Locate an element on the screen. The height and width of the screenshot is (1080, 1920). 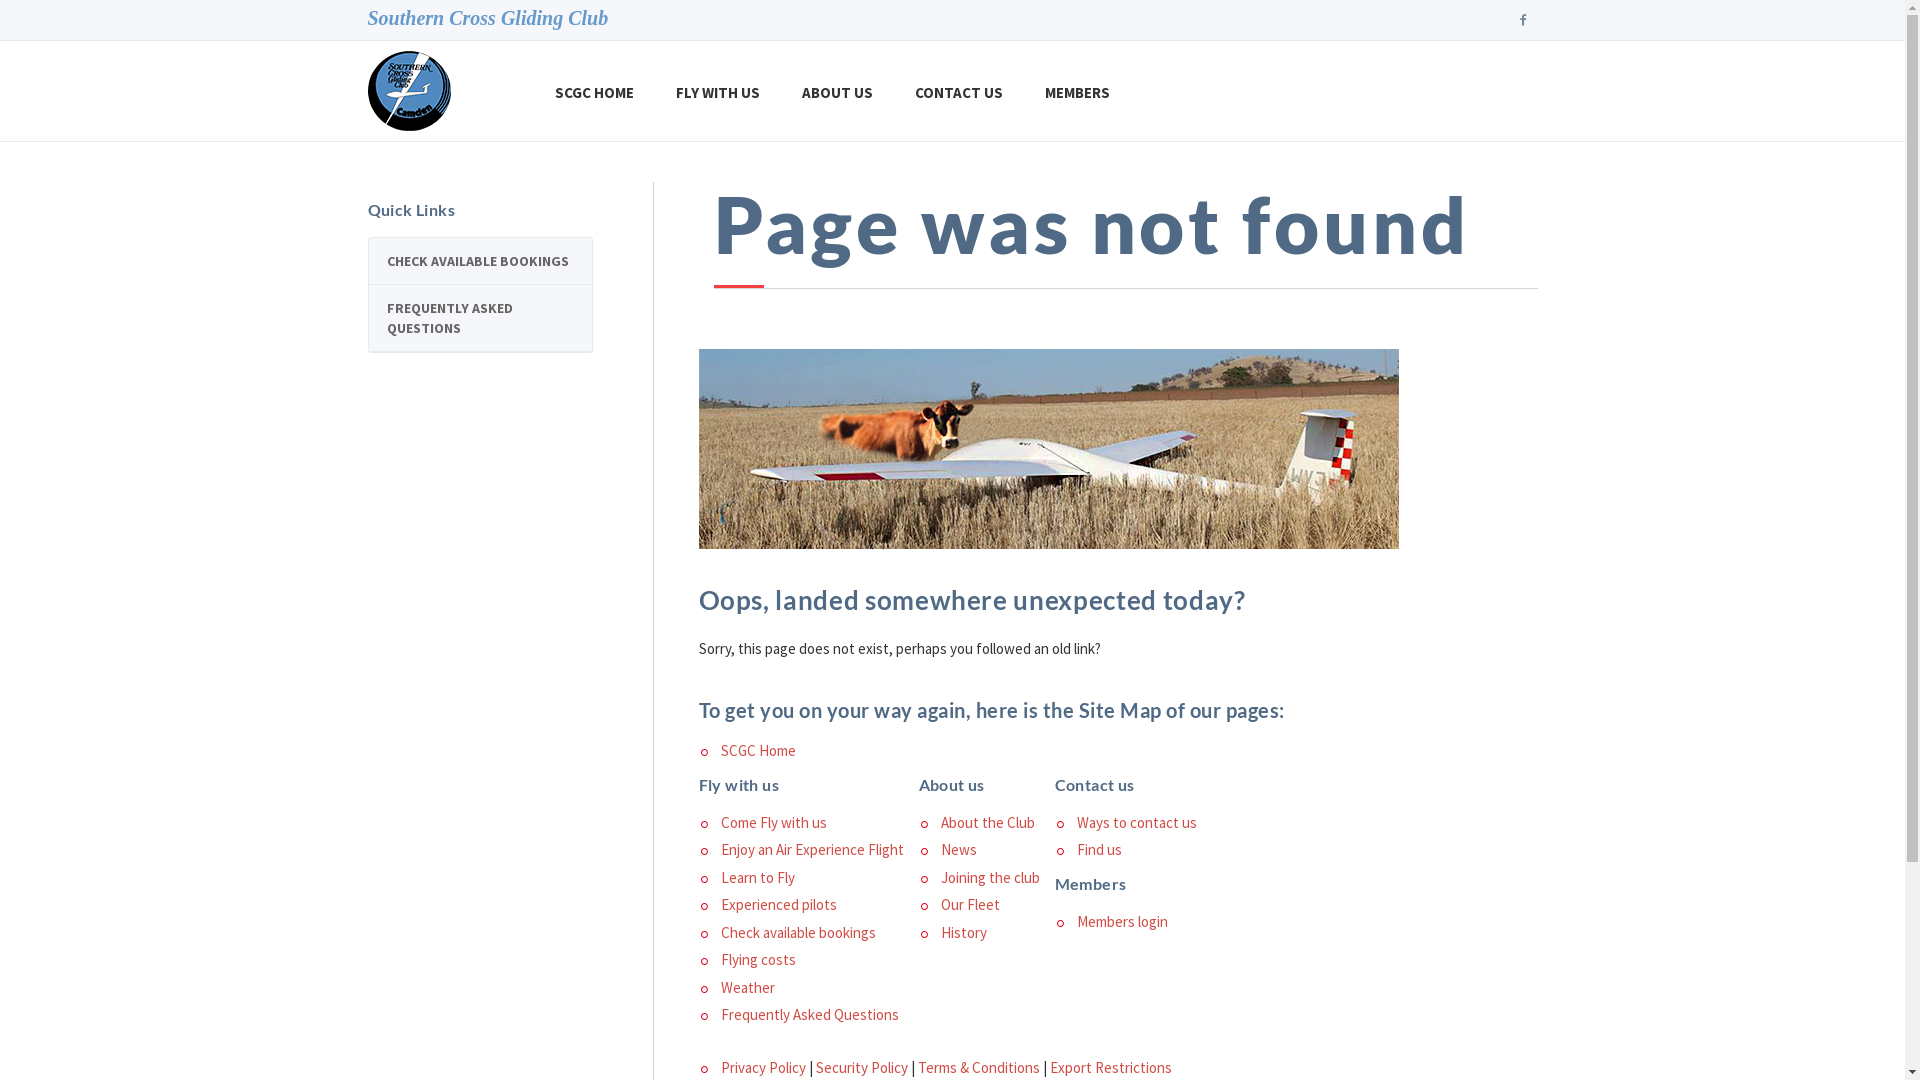
'About the Club' is located at coordinates (987, 822).